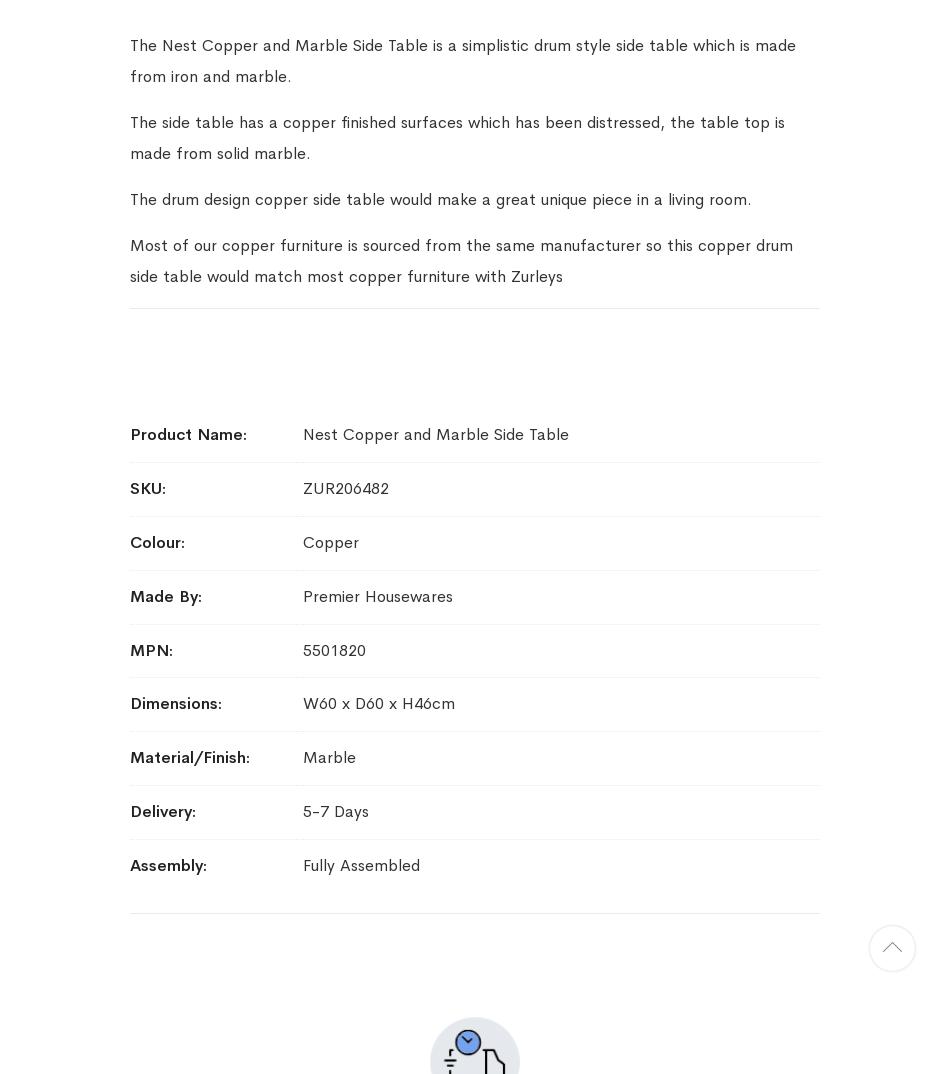 The height and width of the screenshot is (1074, 950). What do you see at coordinates (146, 488) in the screenshot?
I see `'SKU'` at bounding box center [146, 488].